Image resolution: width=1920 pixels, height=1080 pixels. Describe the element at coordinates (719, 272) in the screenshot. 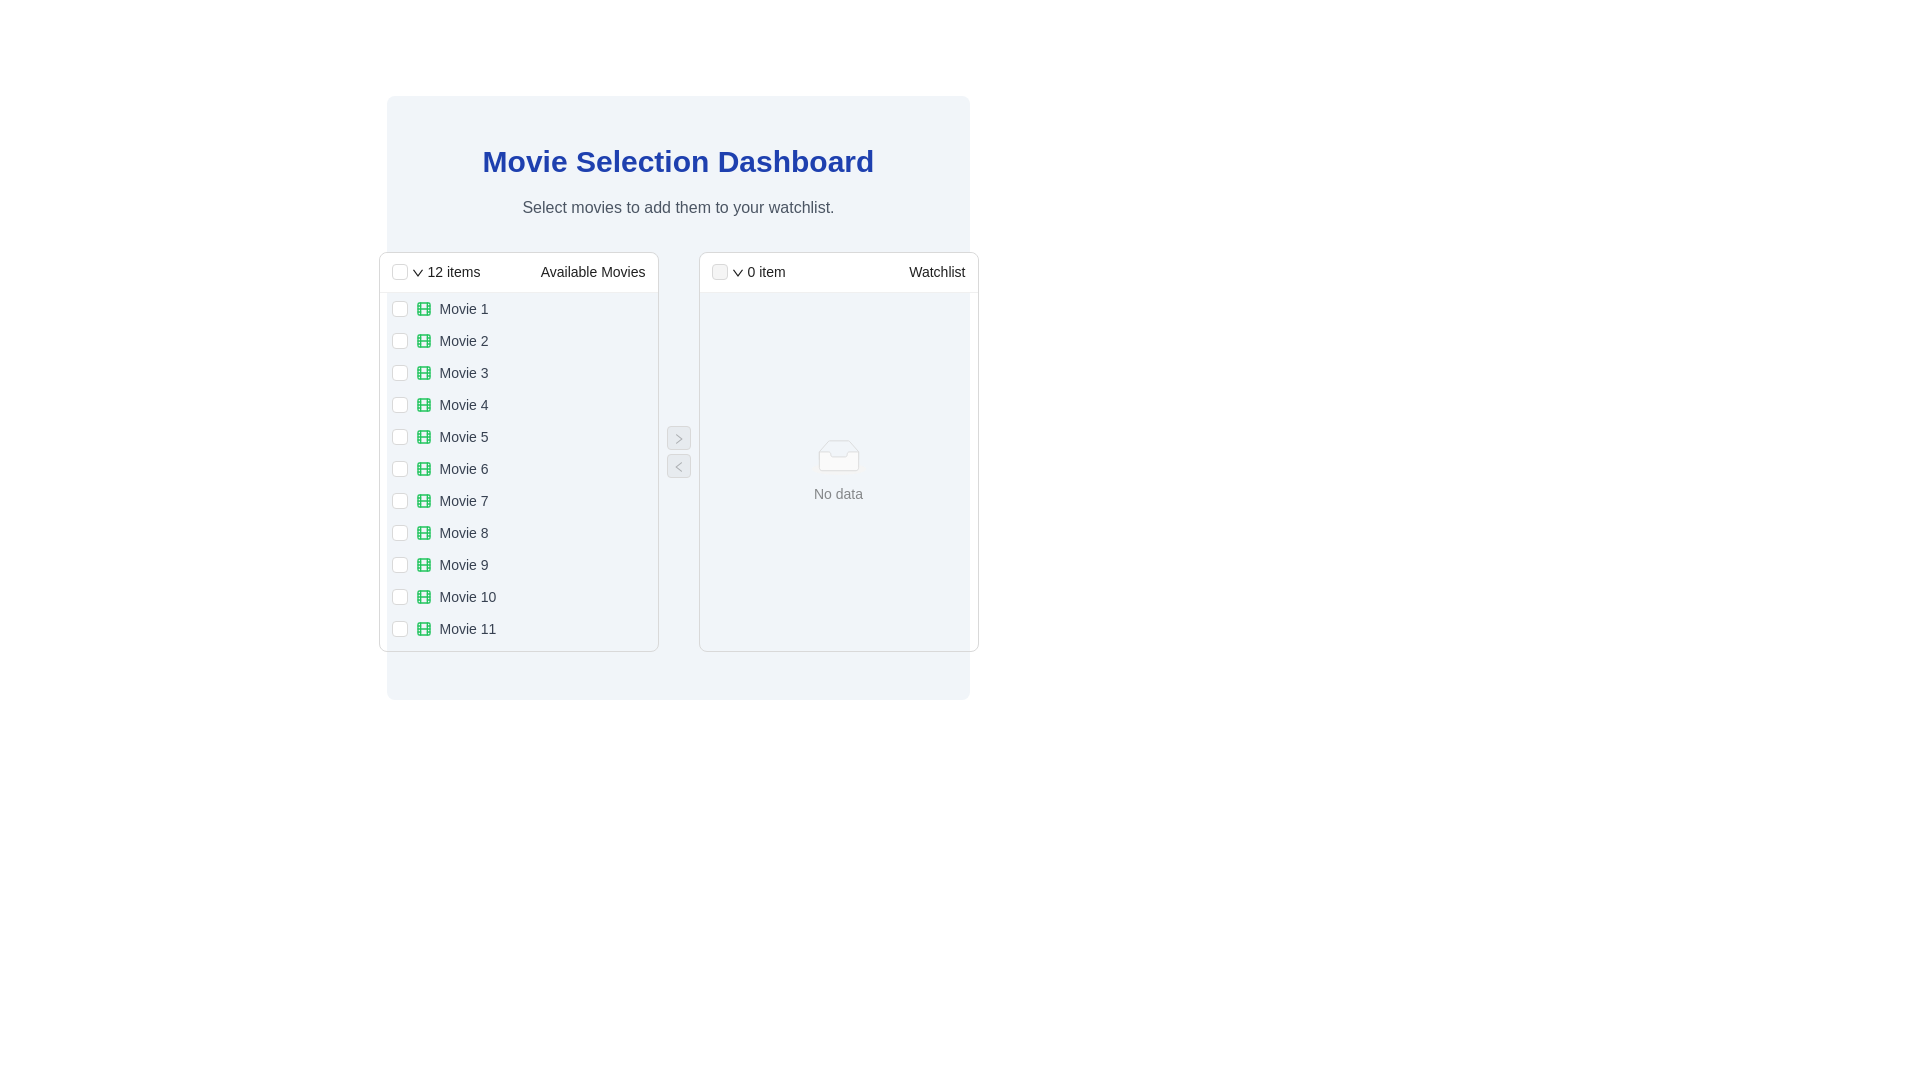

I see `the disabled and interactive checkbox located in the header section of the 'Watchlist', which is positioned to the left of the '0 item' label` at that location.